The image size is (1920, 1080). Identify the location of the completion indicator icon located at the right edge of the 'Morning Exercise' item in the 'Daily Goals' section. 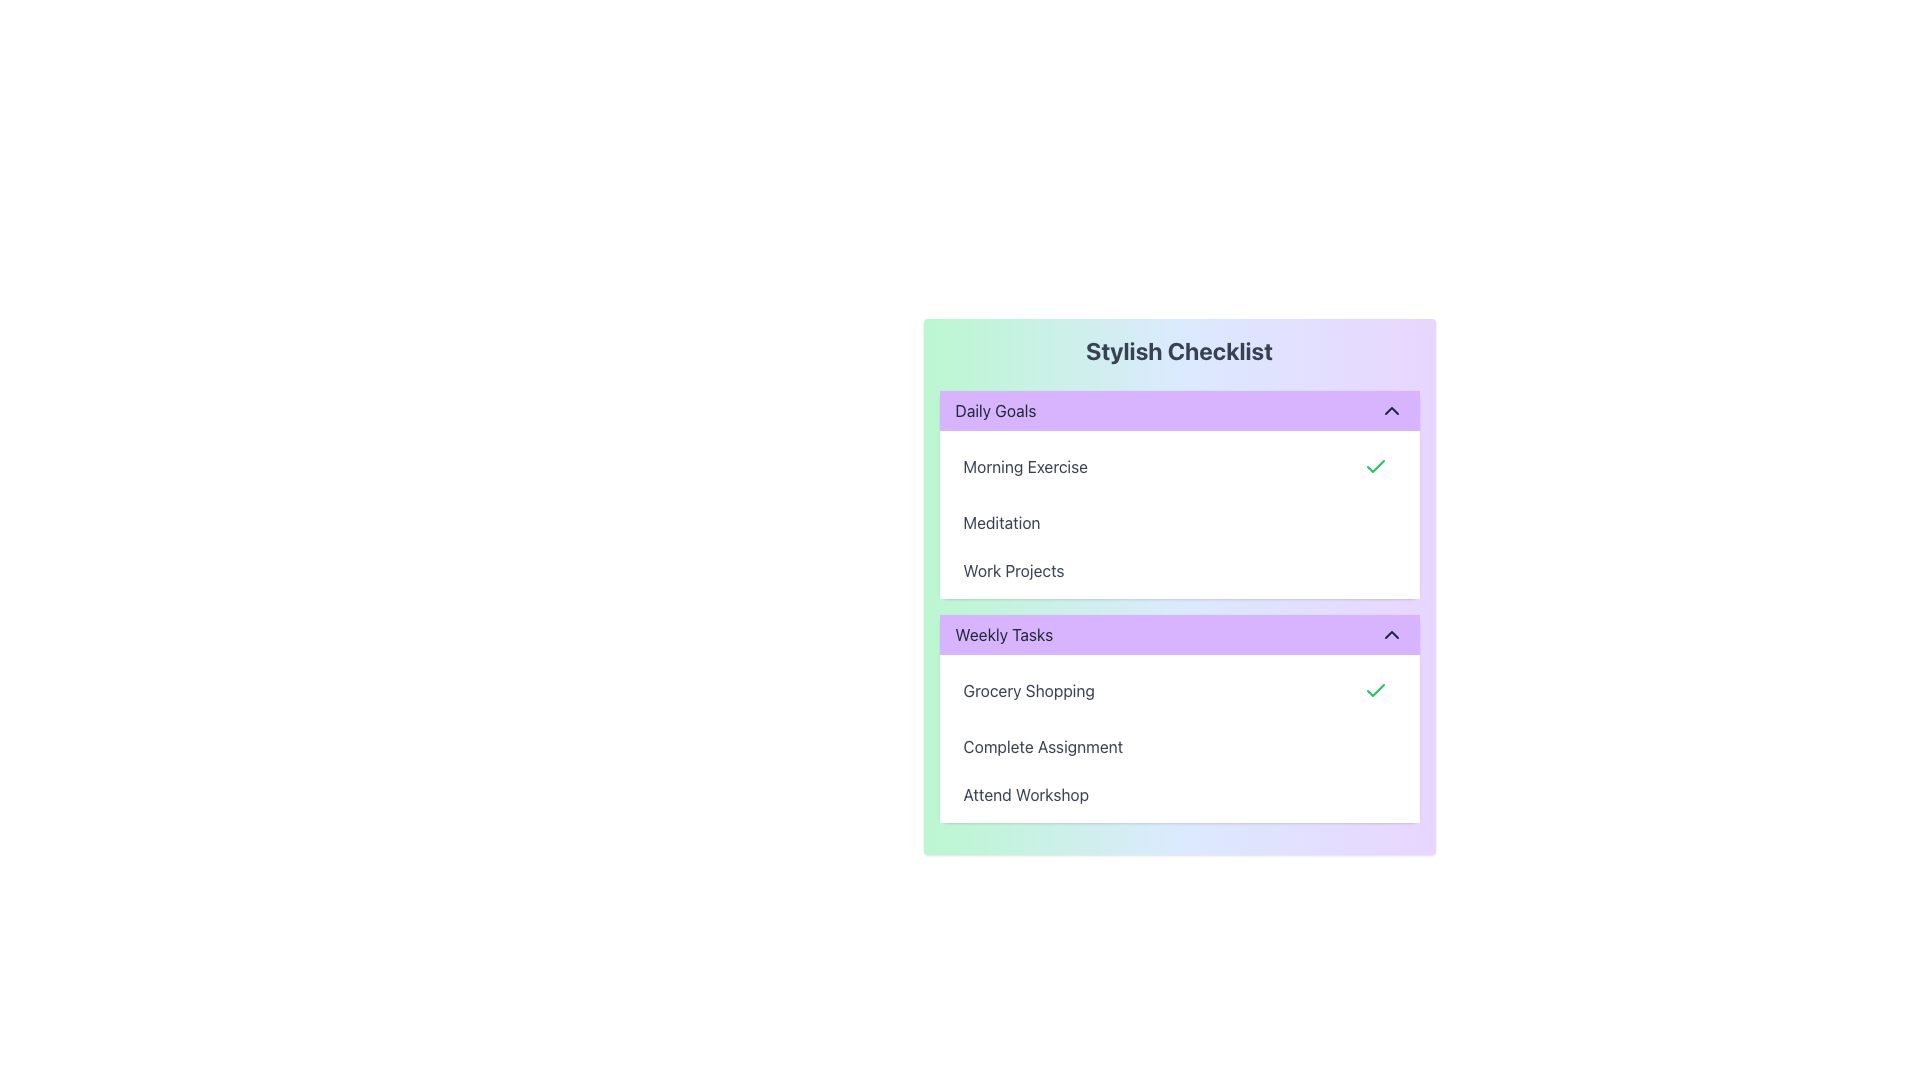
(1374, 466).